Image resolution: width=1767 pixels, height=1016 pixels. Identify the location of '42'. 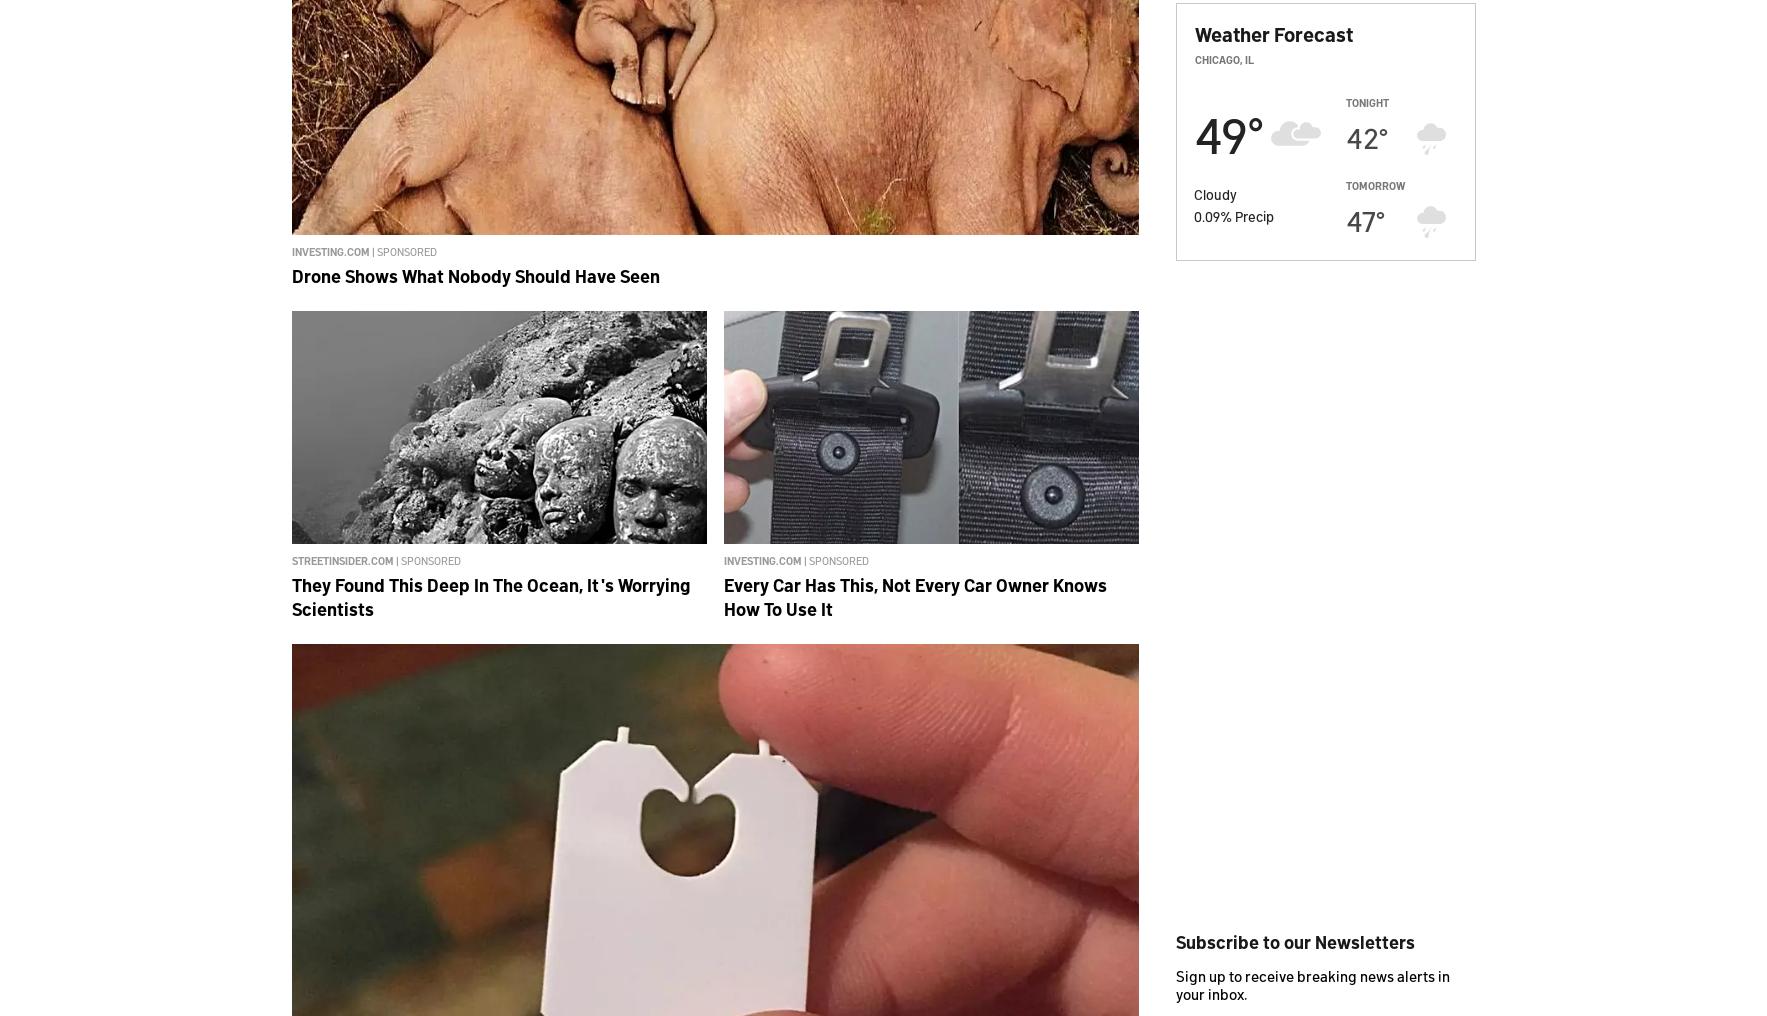
(1360, 135).